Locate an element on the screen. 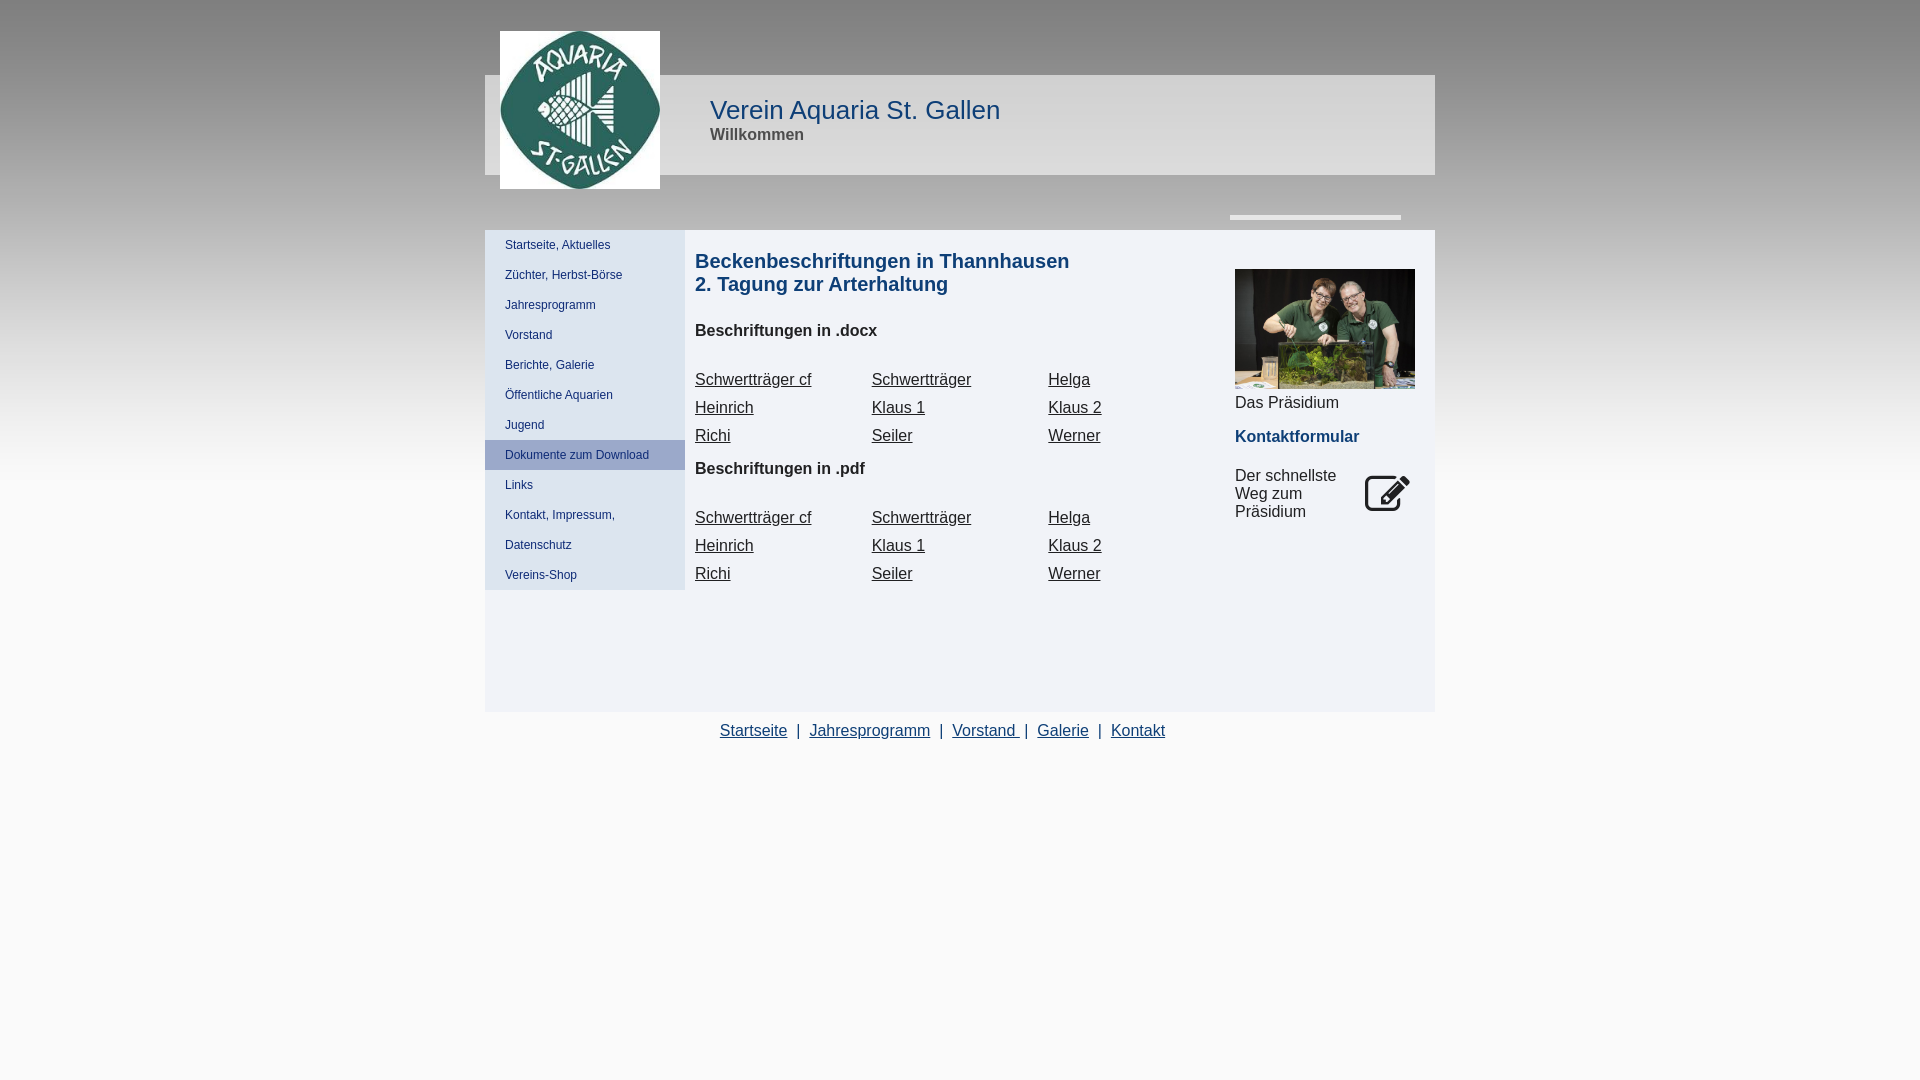  'Heinrich' is located at coordinates (723, 406).